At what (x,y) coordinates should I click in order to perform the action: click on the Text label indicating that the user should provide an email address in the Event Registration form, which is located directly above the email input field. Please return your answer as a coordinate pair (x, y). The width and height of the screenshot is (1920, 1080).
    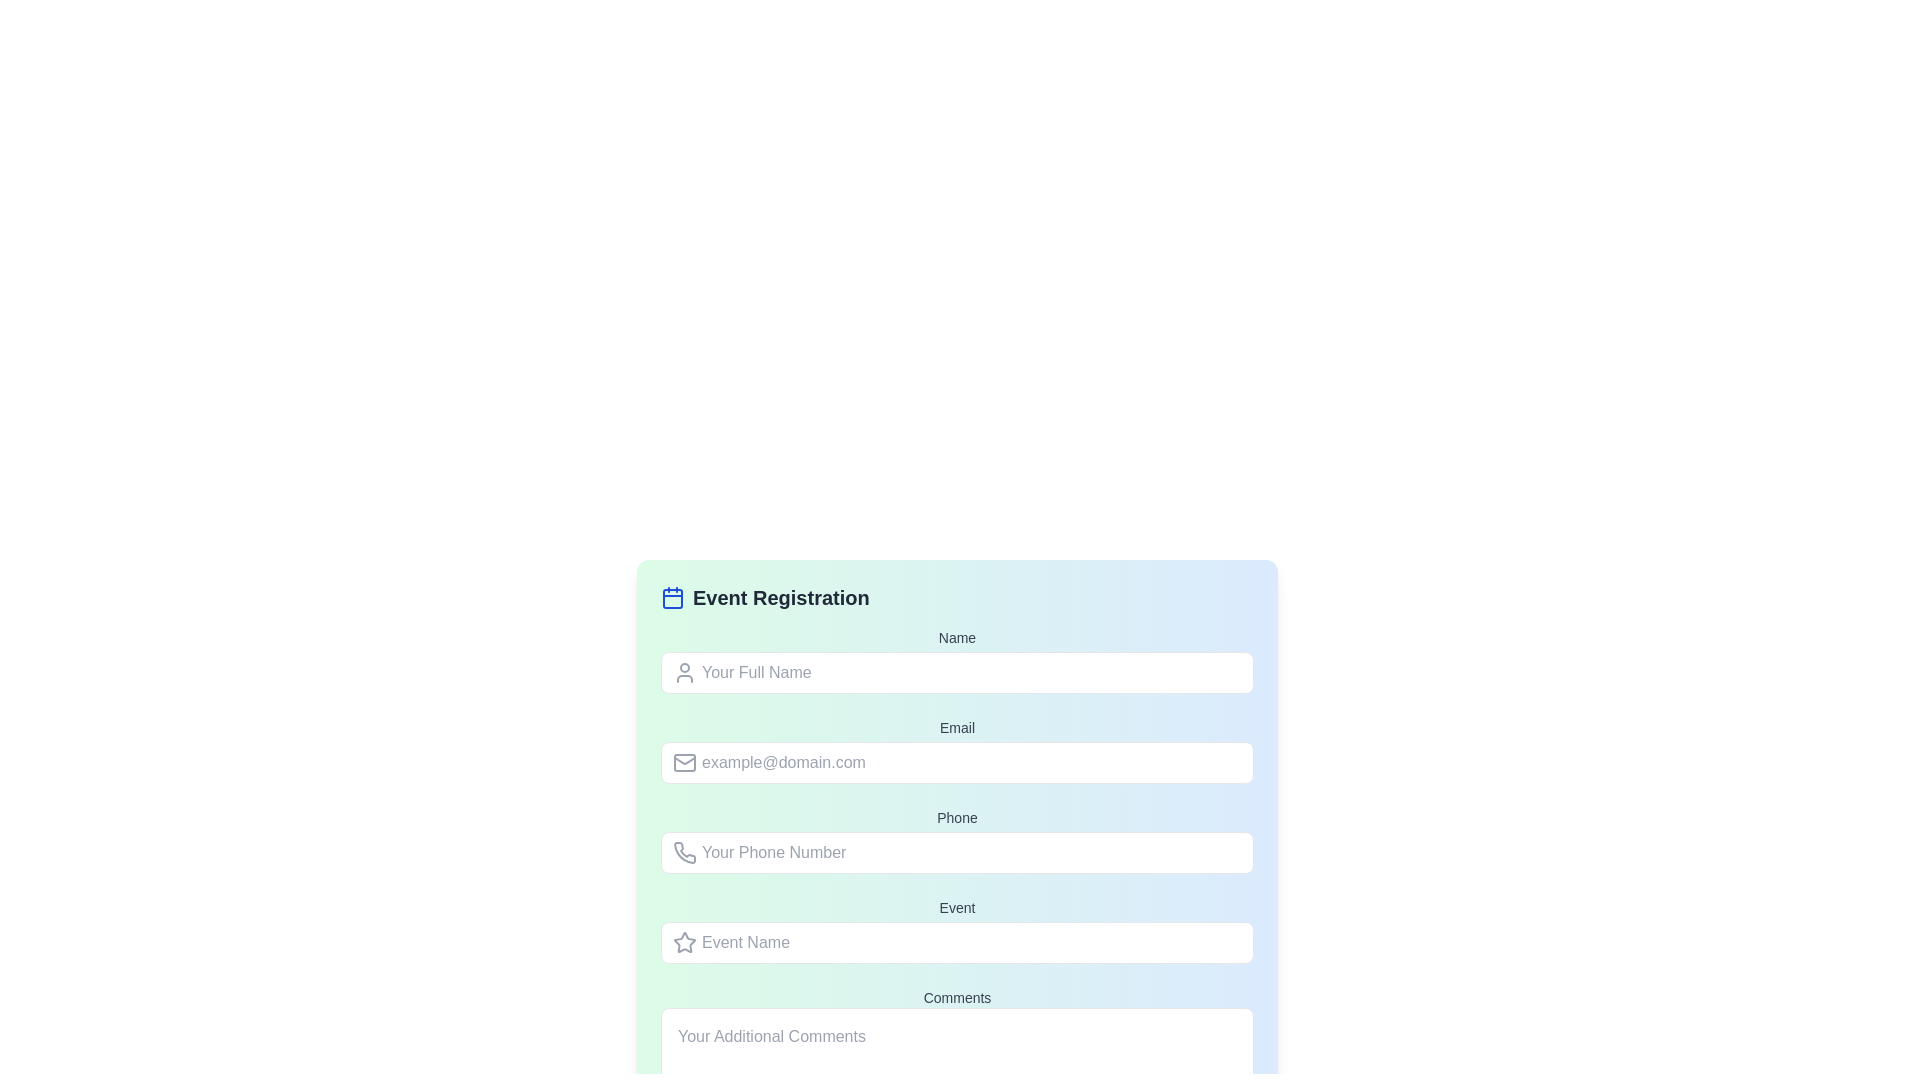
    Looking at the image, I should click on (956, 728).